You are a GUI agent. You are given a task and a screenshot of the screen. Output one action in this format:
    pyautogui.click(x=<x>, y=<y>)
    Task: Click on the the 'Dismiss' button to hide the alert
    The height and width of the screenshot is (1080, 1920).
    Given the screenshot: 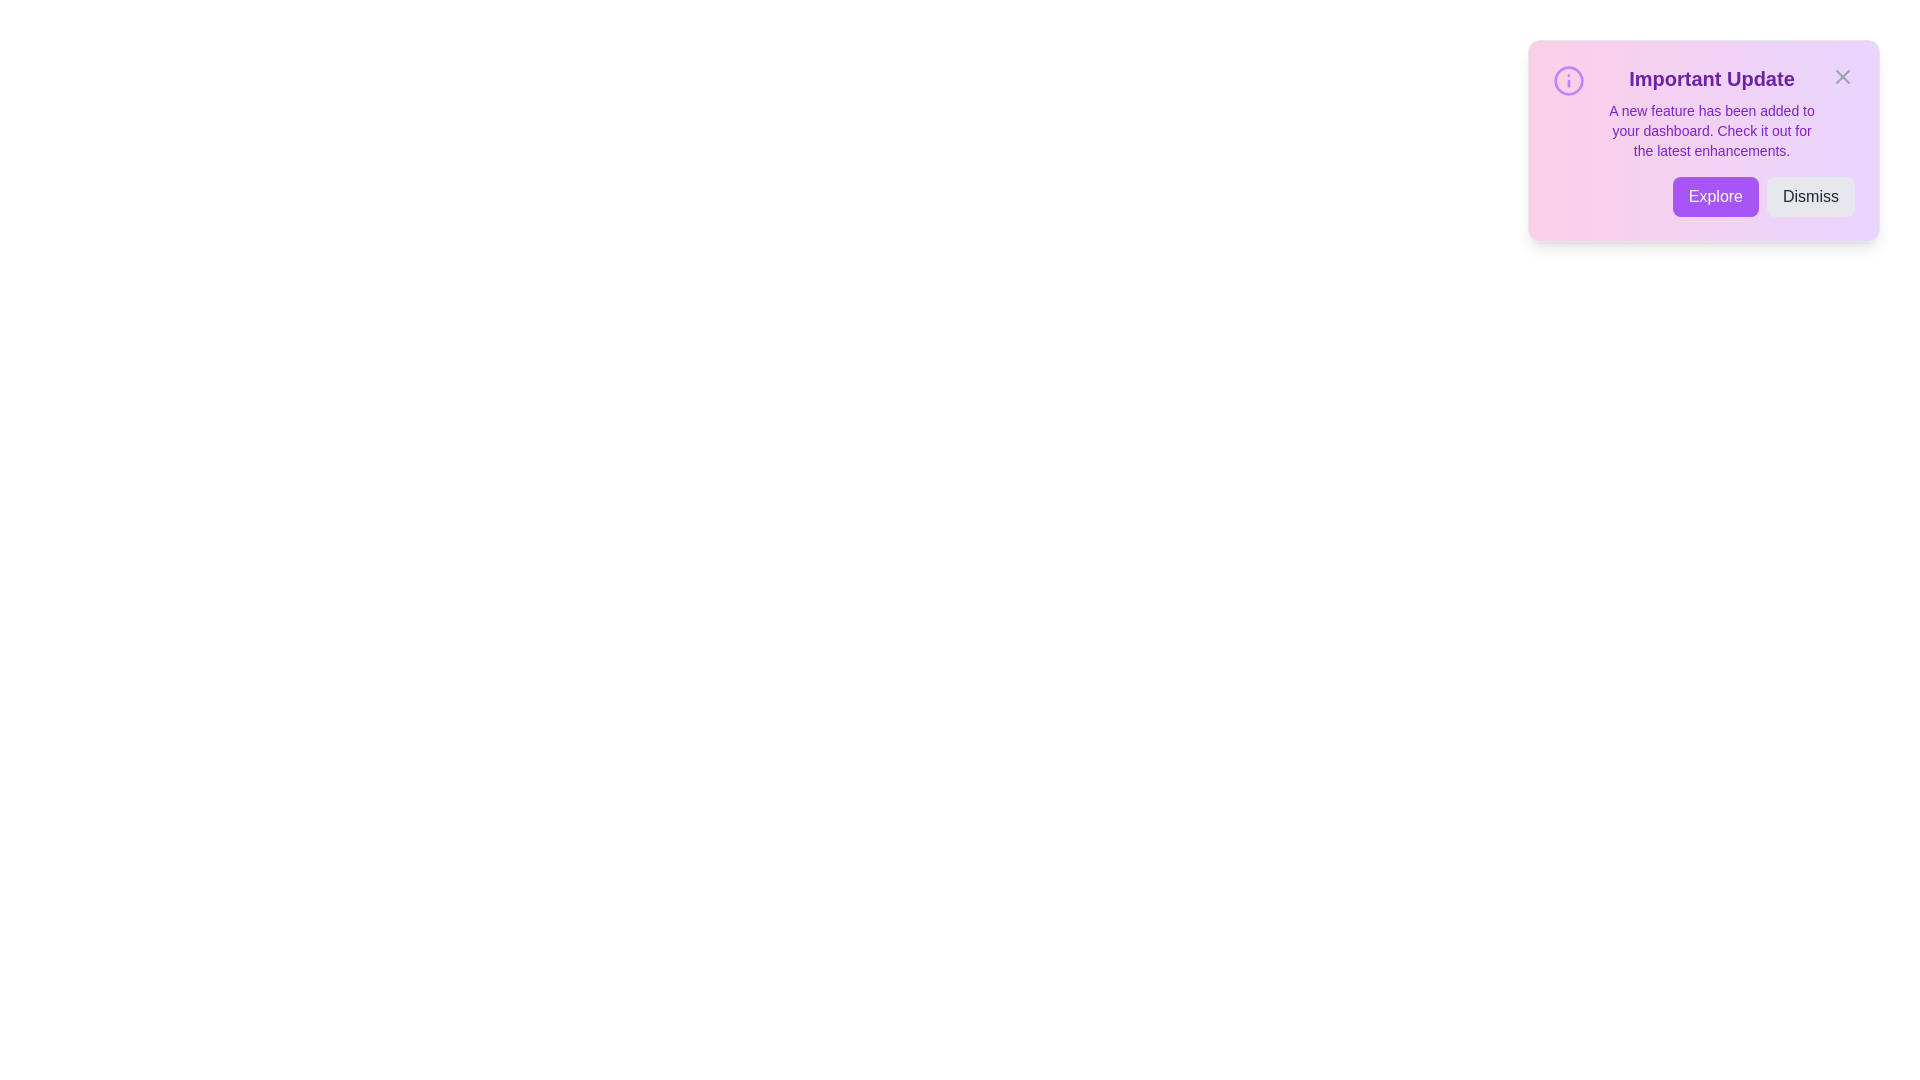 What is the action you would take?
    pyautogui.click(x=1810, y=196)
    